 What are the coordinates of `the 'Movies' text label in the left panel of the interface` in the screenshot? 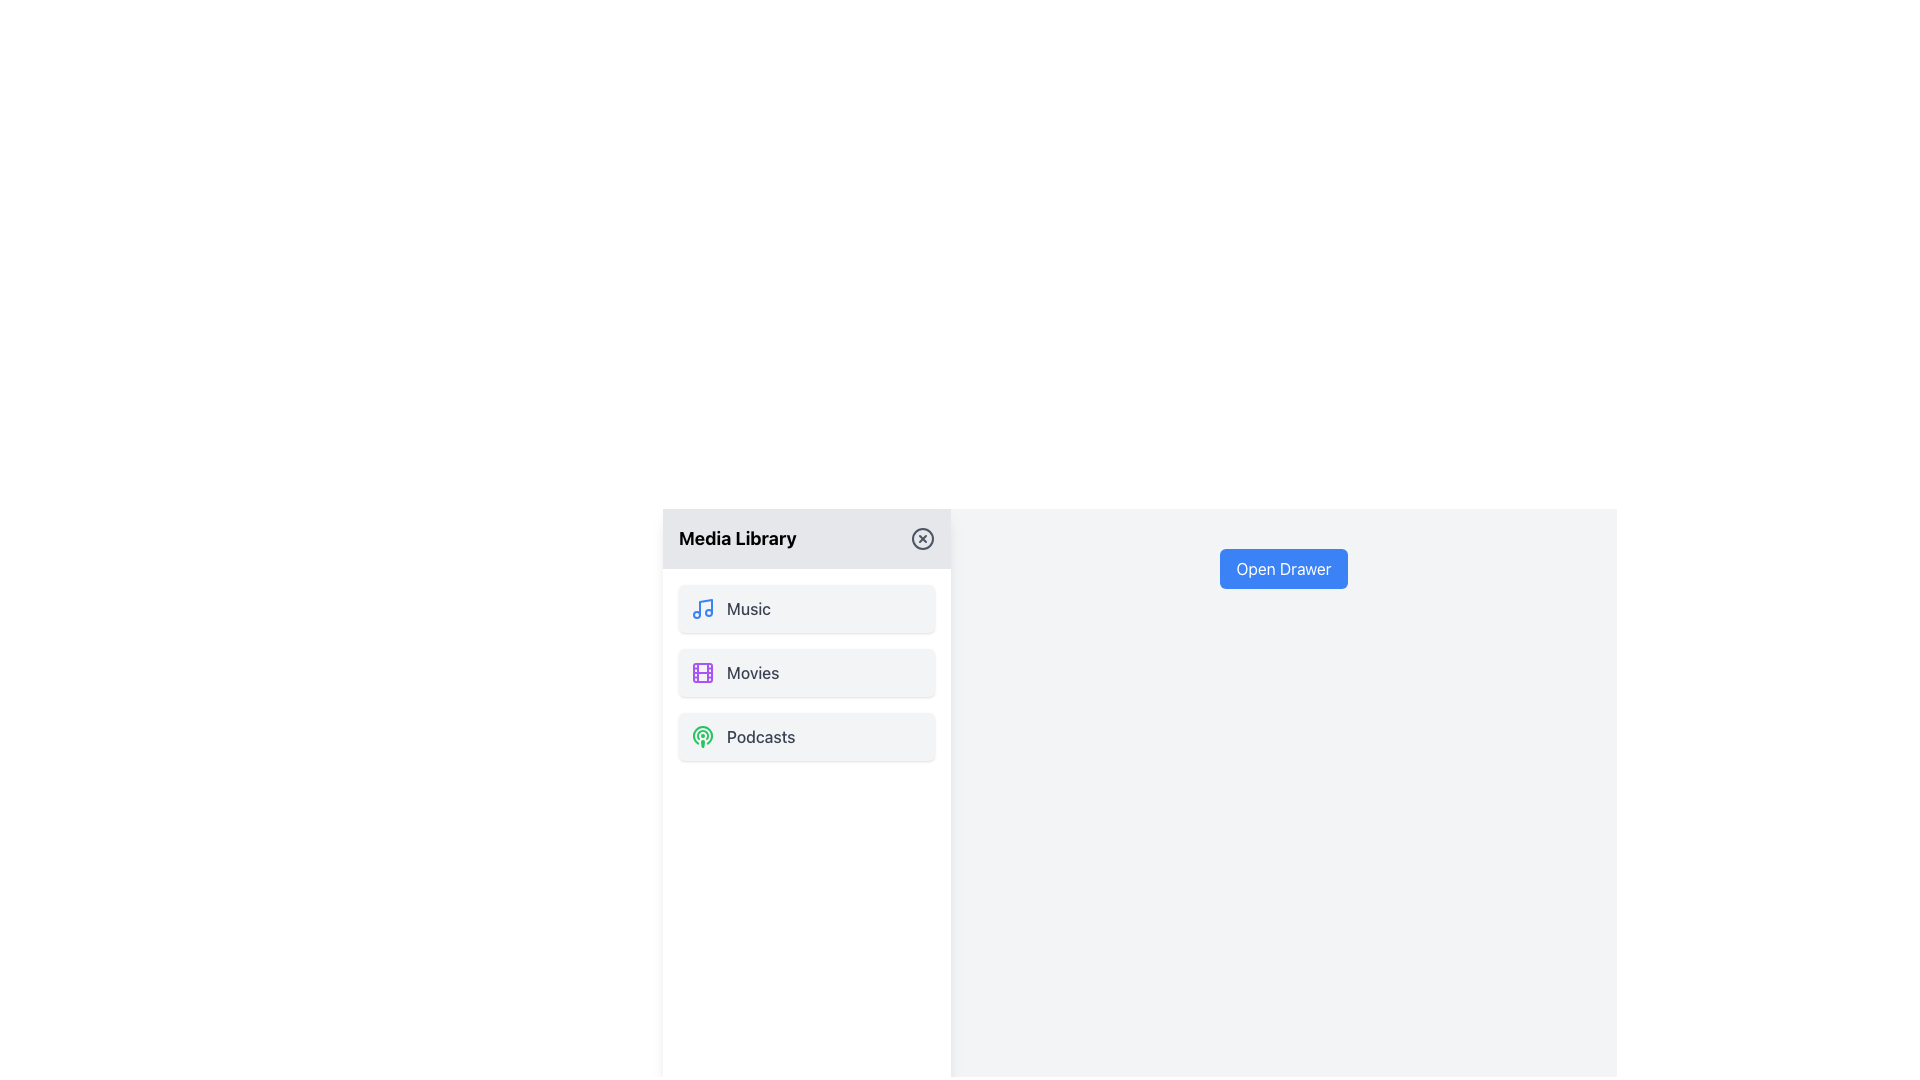 It's located at (752, 672).